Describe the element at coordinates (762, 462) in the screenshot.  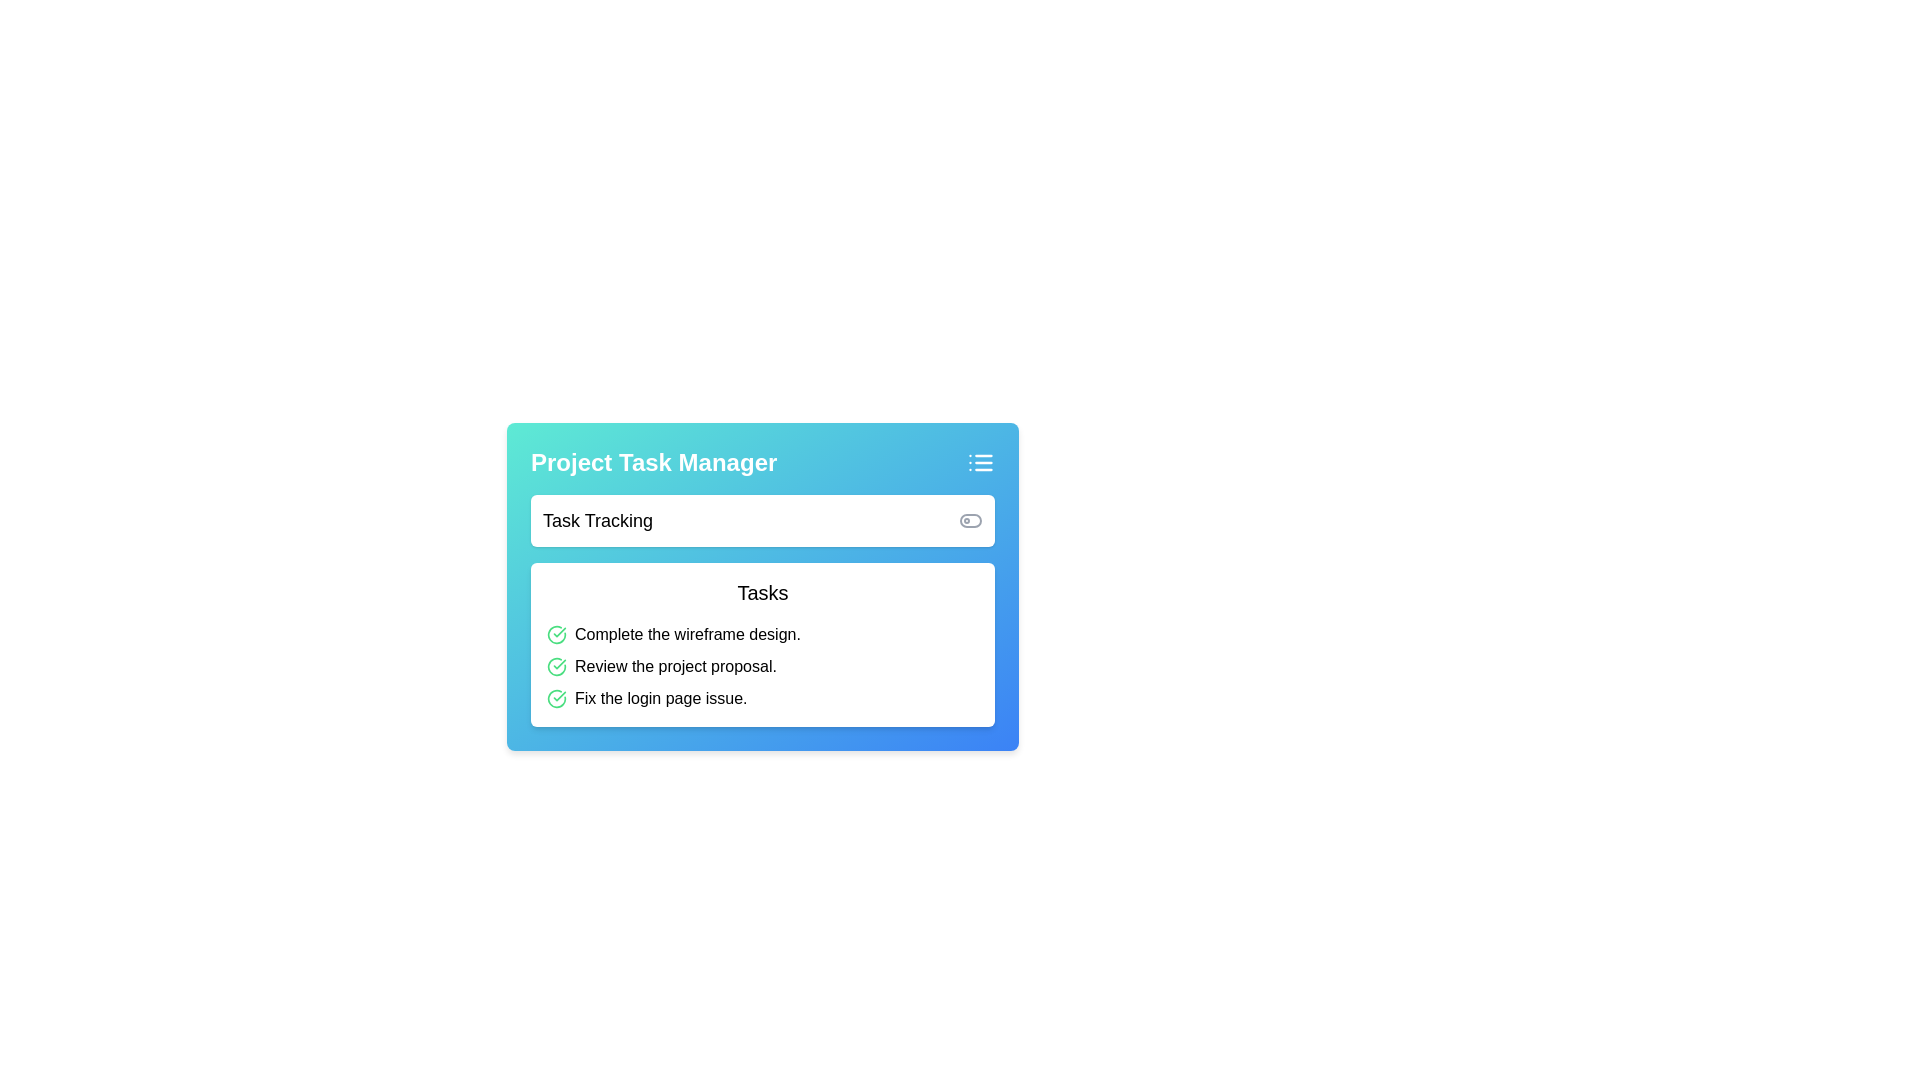
I see `the icon associated with the Header at the top of the task management section for navigation hints` at that location.